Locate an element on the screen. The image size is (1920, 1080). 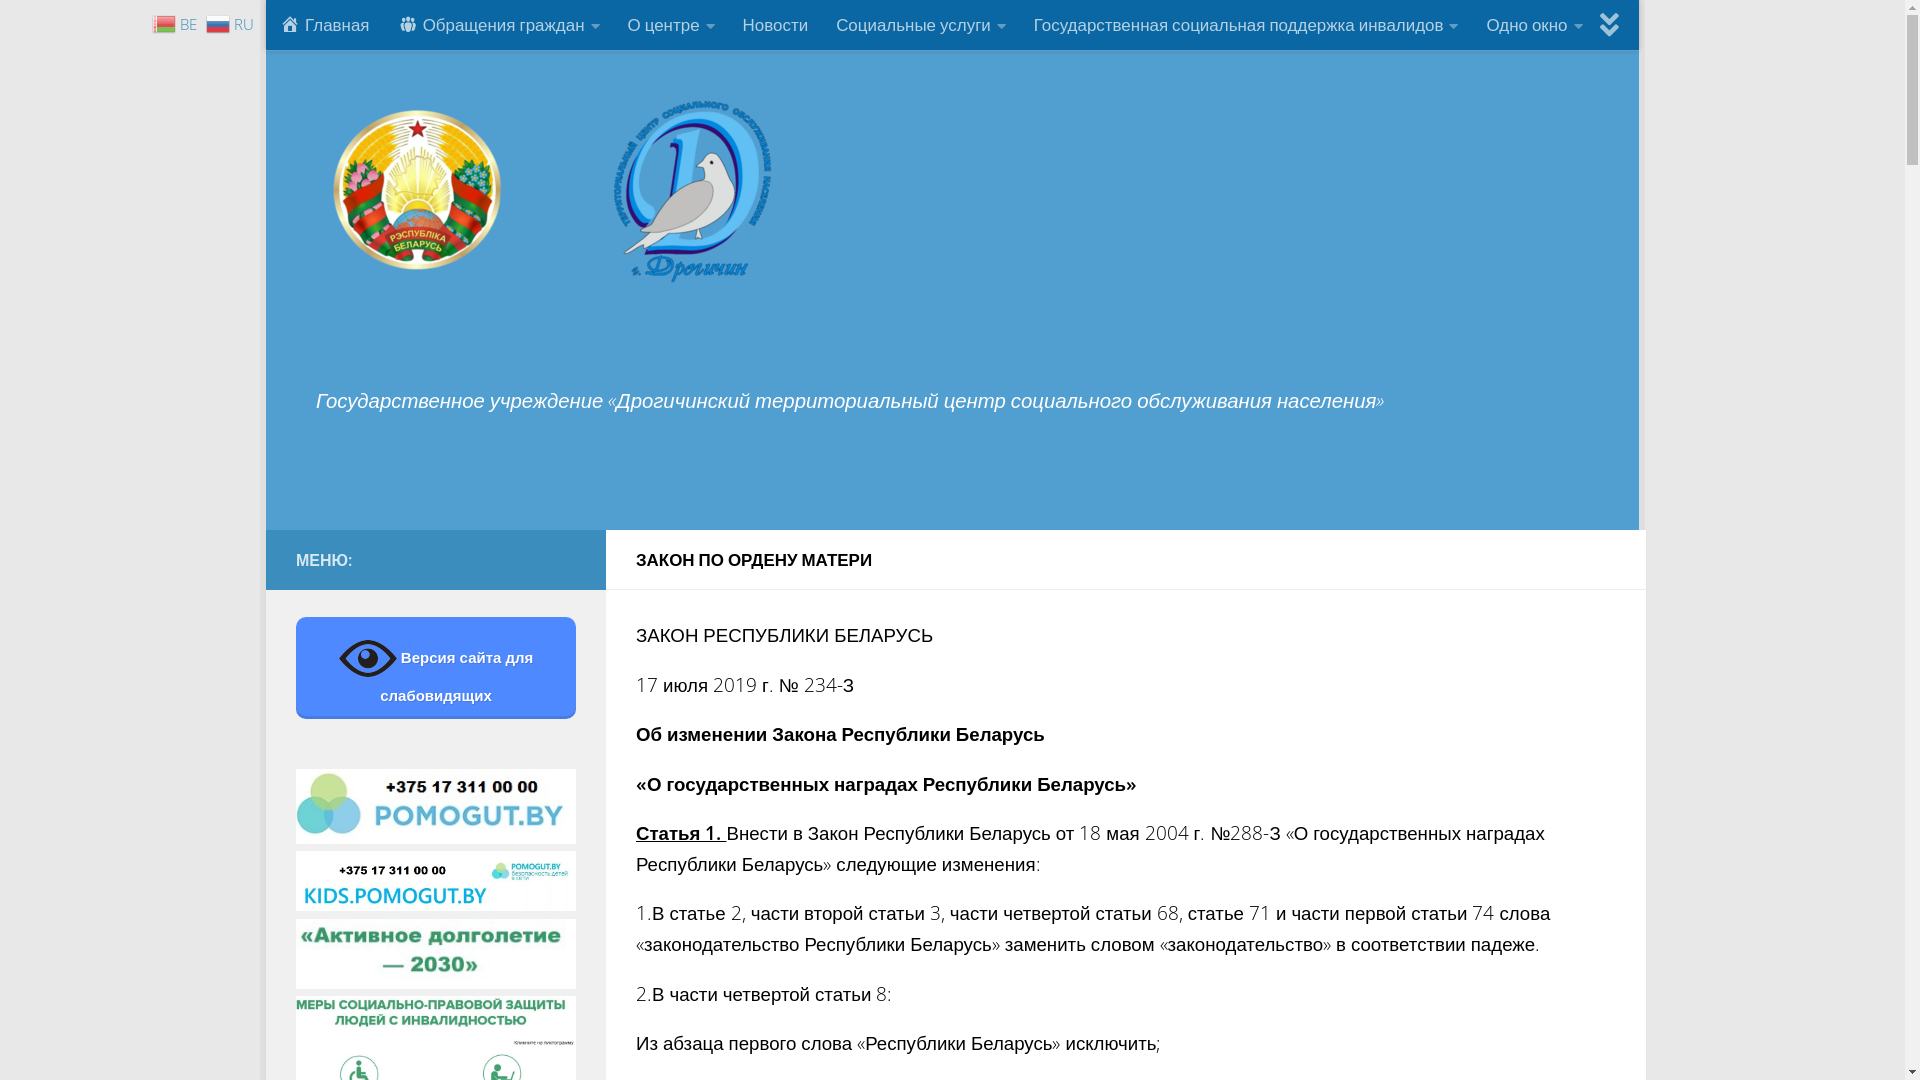
'RU' is located at coordinates (232, 22).